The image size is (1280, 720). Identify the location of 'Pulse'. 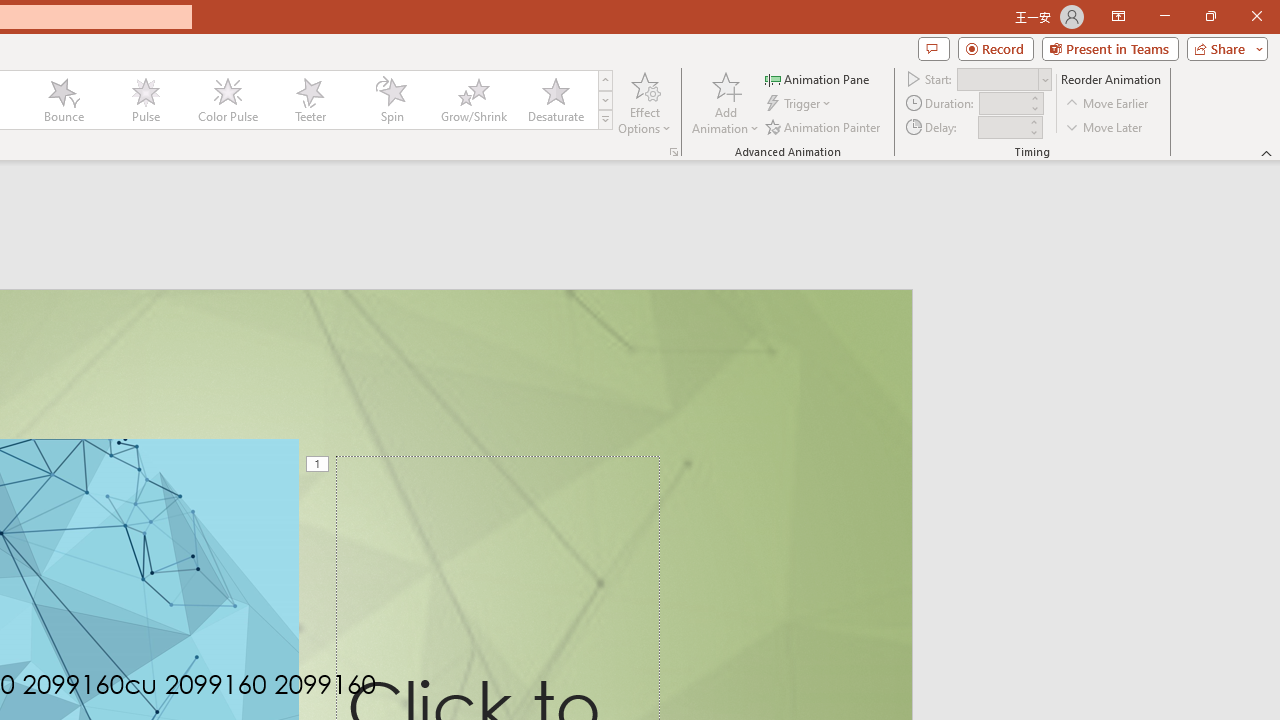
(144, 100).